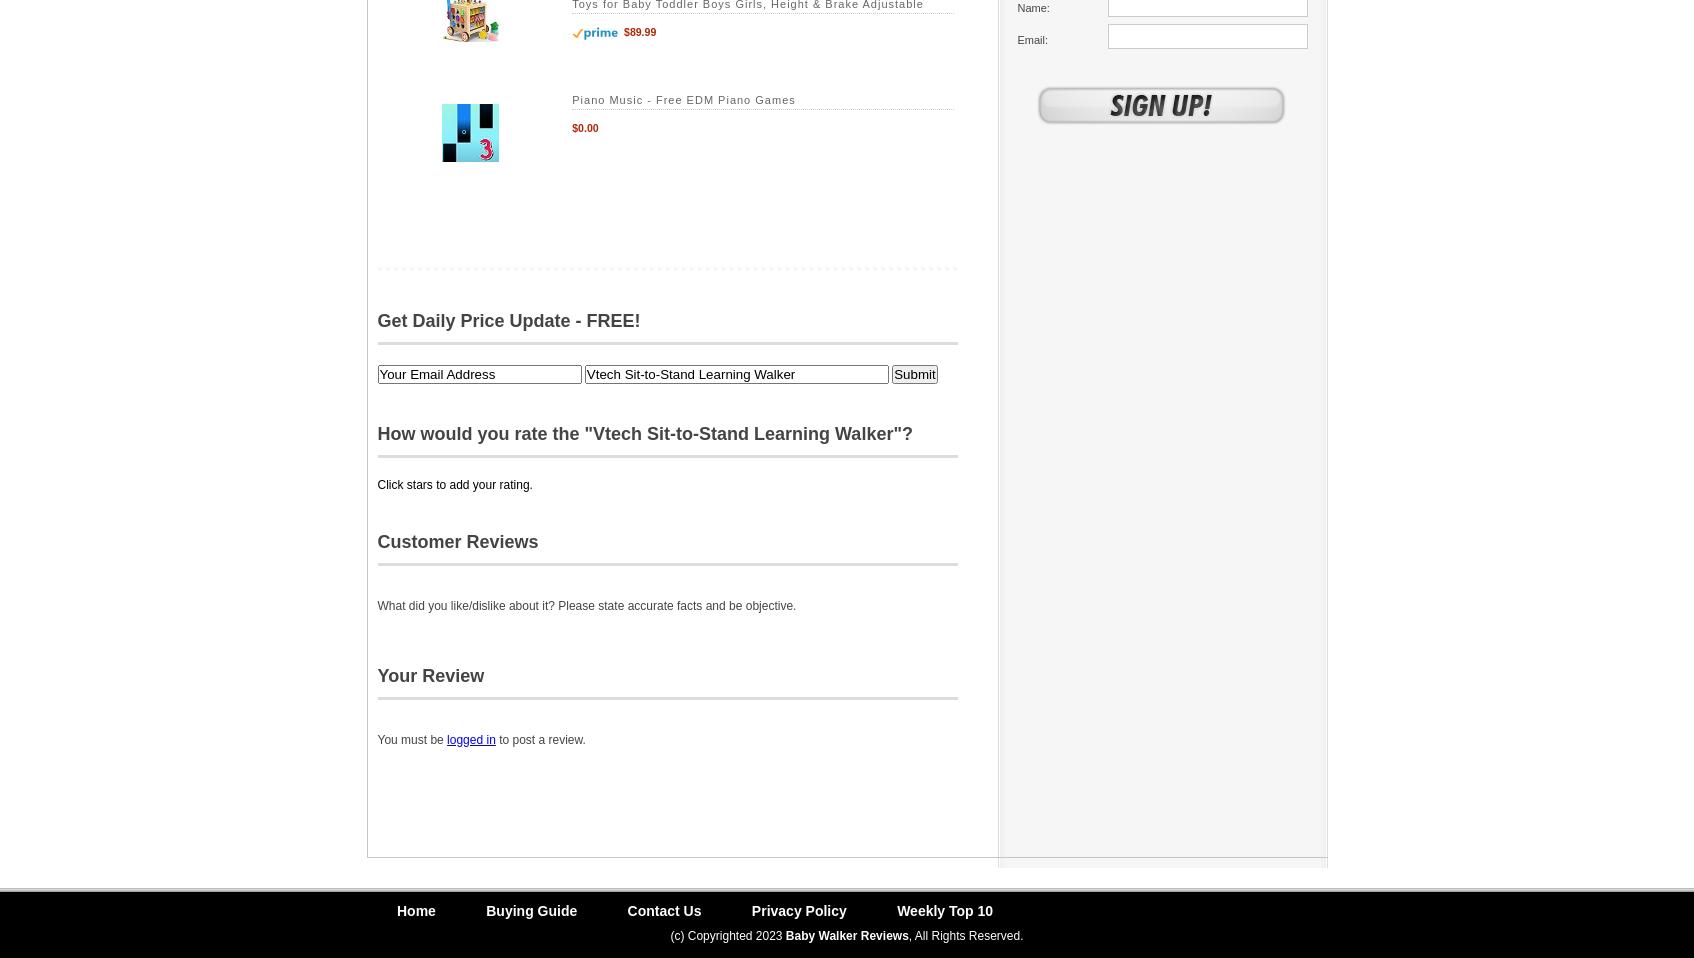  I want to click on 'Baby Walker Reviews', so click(846, 935).